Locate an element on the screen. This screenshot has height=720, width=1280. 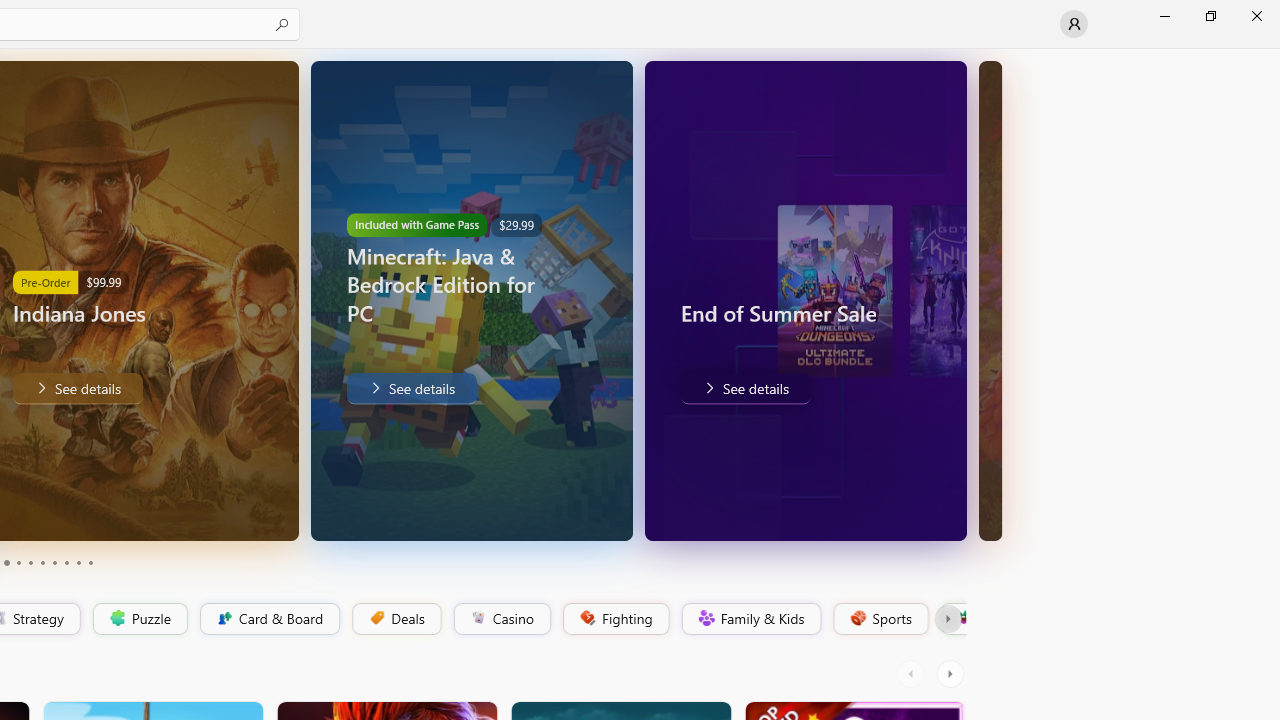
'Family & Kids' is located at coordinates (749, 618).